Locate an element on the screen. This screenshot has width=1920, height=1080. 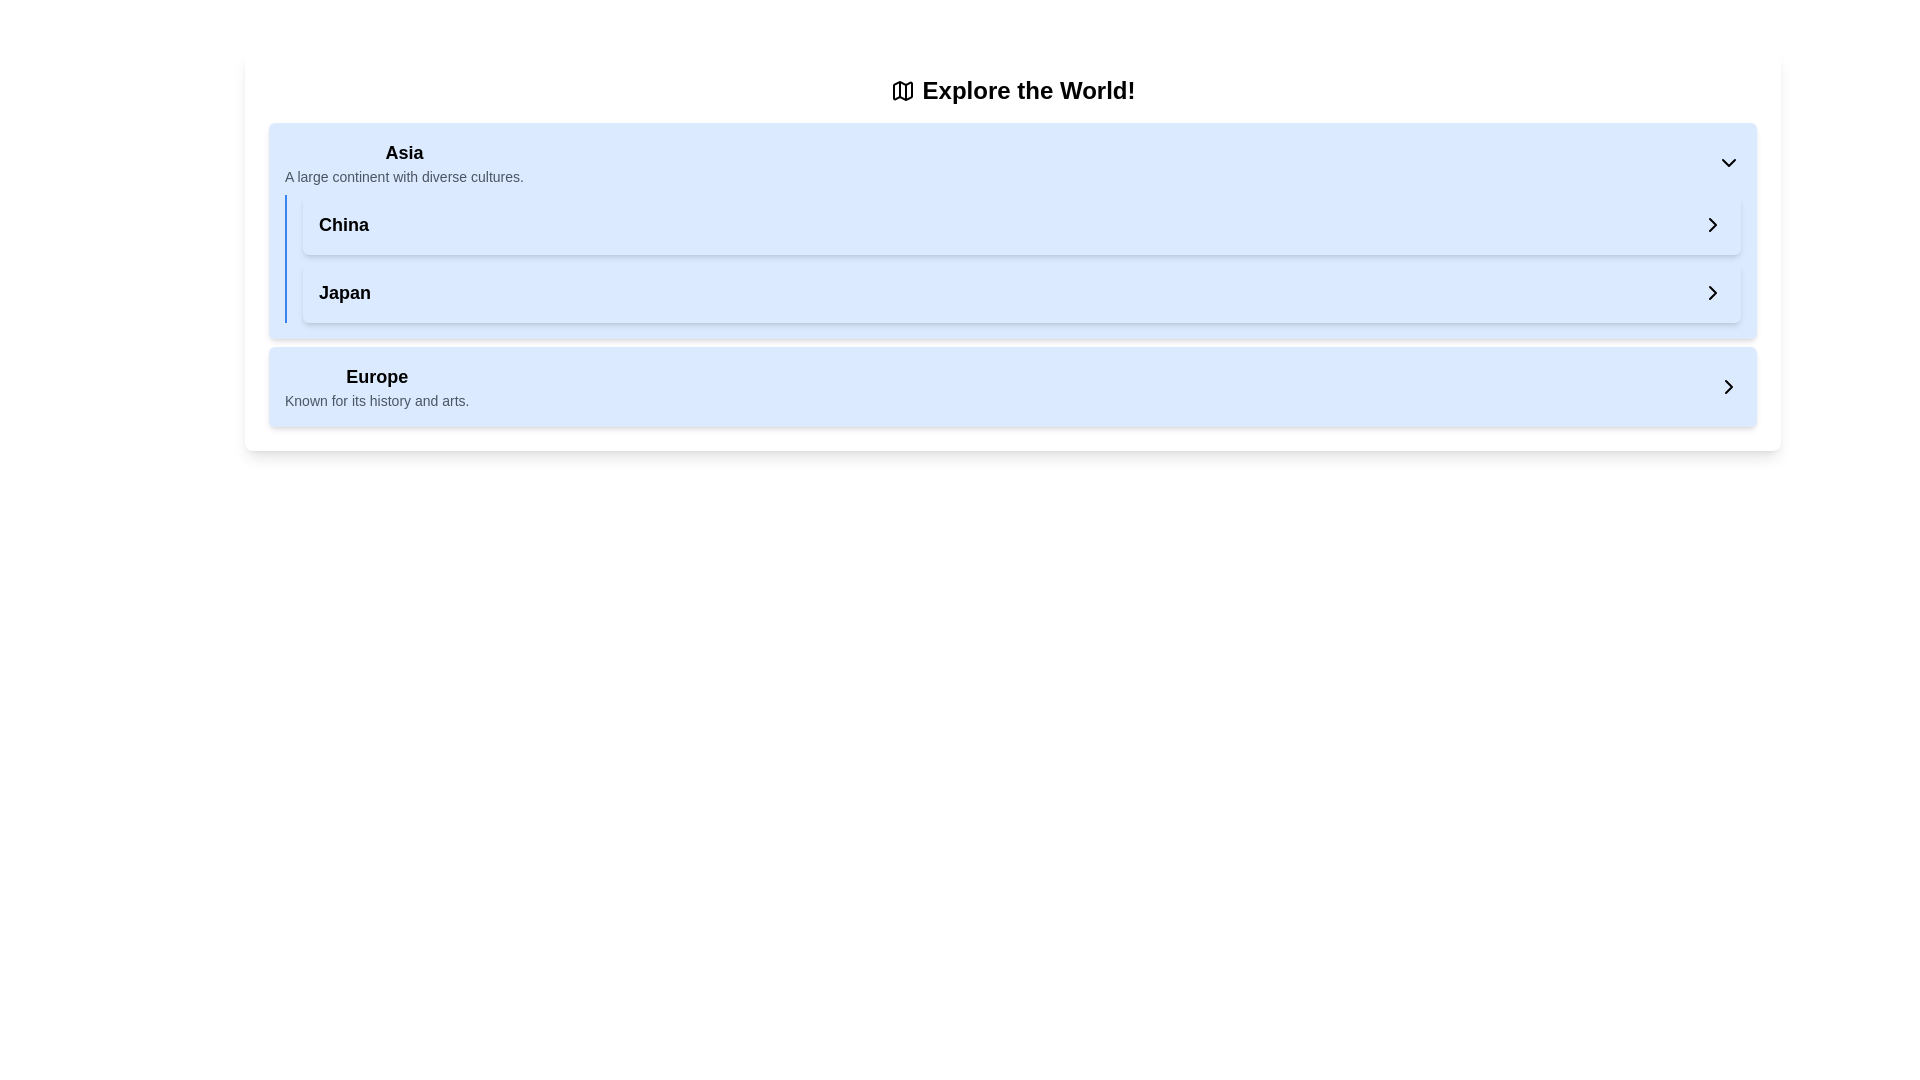
the rightward chevron icon associated with the 'Europe' header row in the collapsible list is located at coordinates (1727, 386).